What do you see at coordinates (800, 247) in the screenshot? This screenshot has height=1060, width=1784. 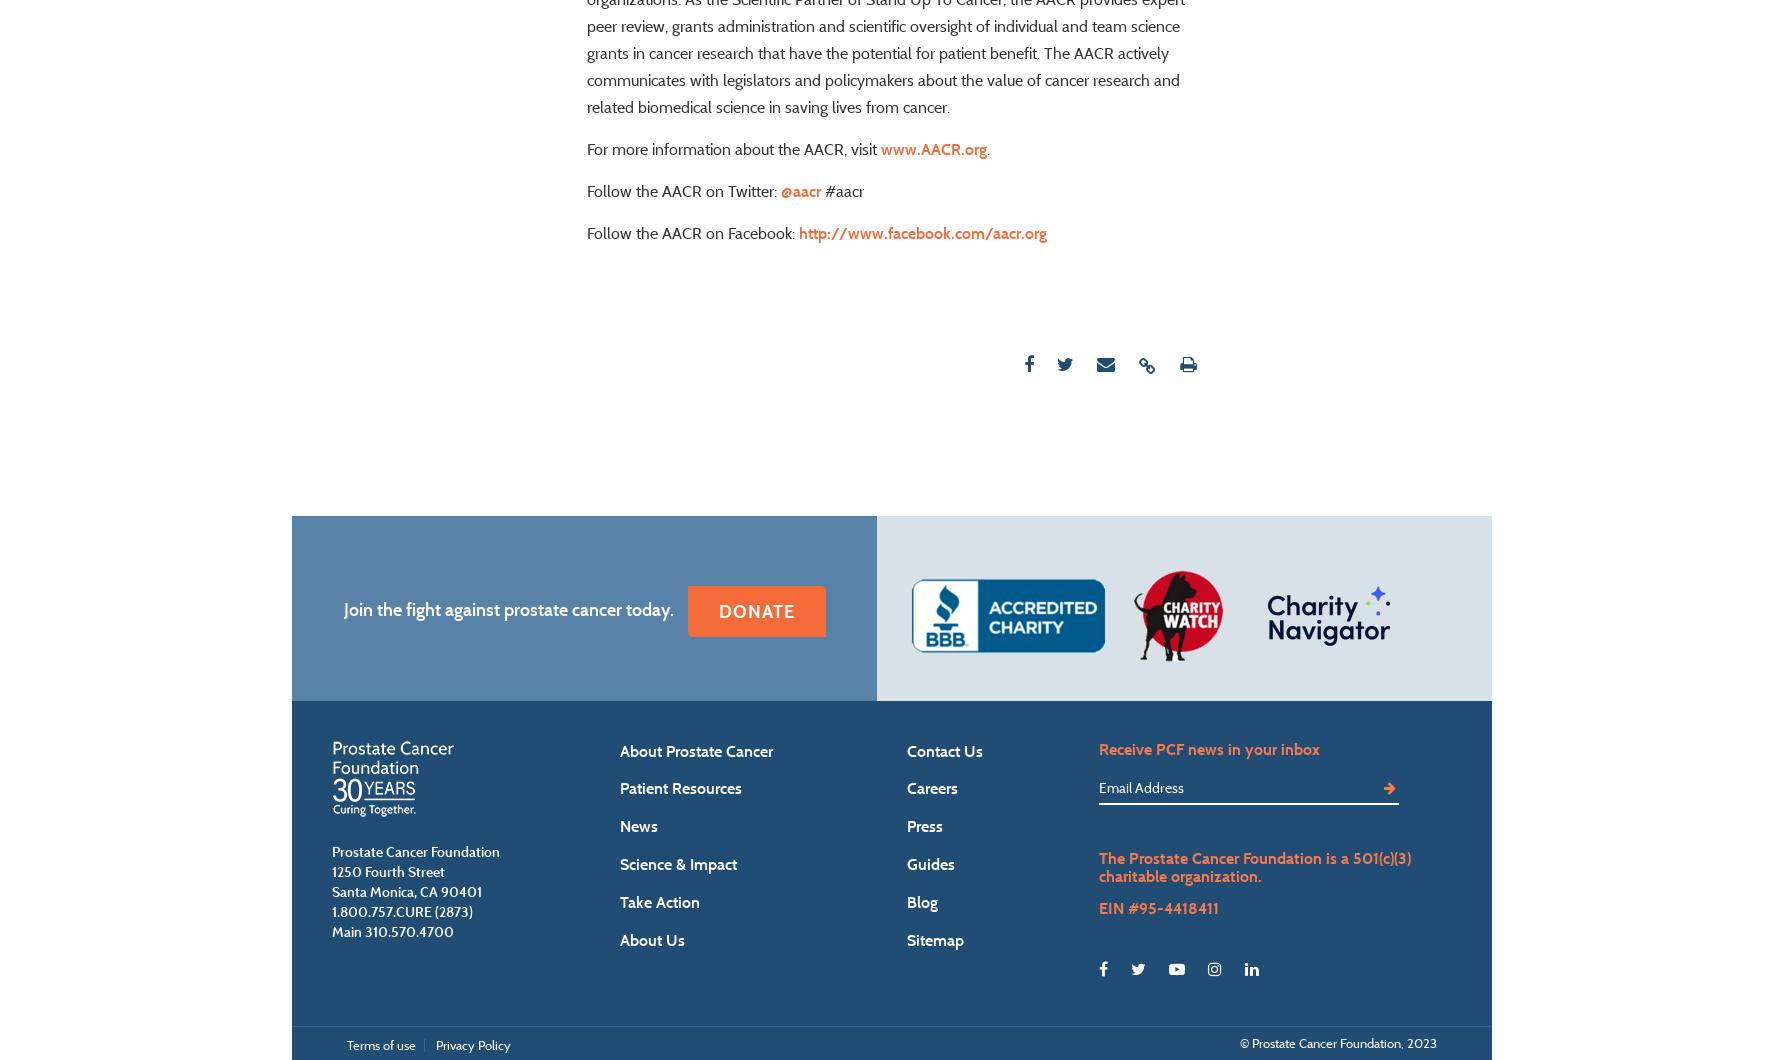 I see `'@aacr'` at bounding box center [800, 247].